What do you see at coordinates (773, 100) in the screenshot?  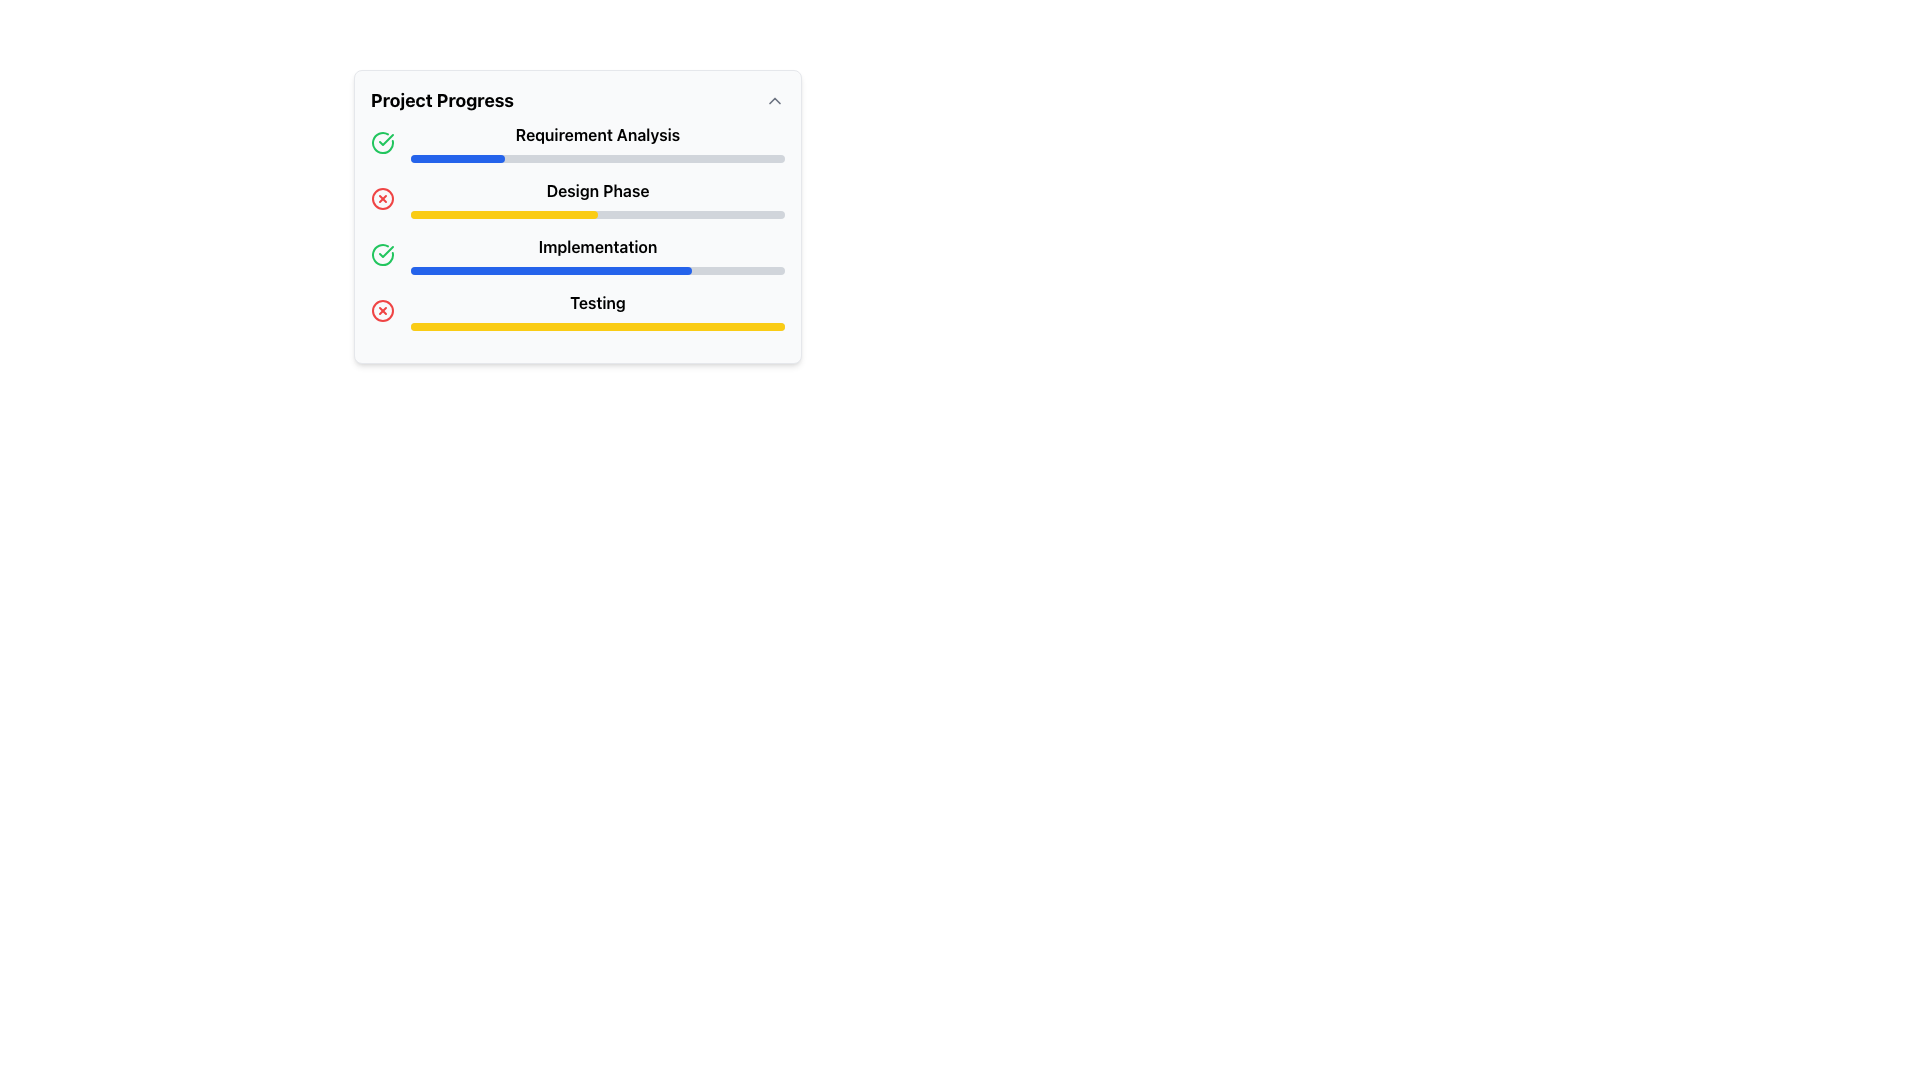 I see `the upward-pointing chevron icon button located to the far-right of the 'Project Progress' header` at bounding box center [773, 100].